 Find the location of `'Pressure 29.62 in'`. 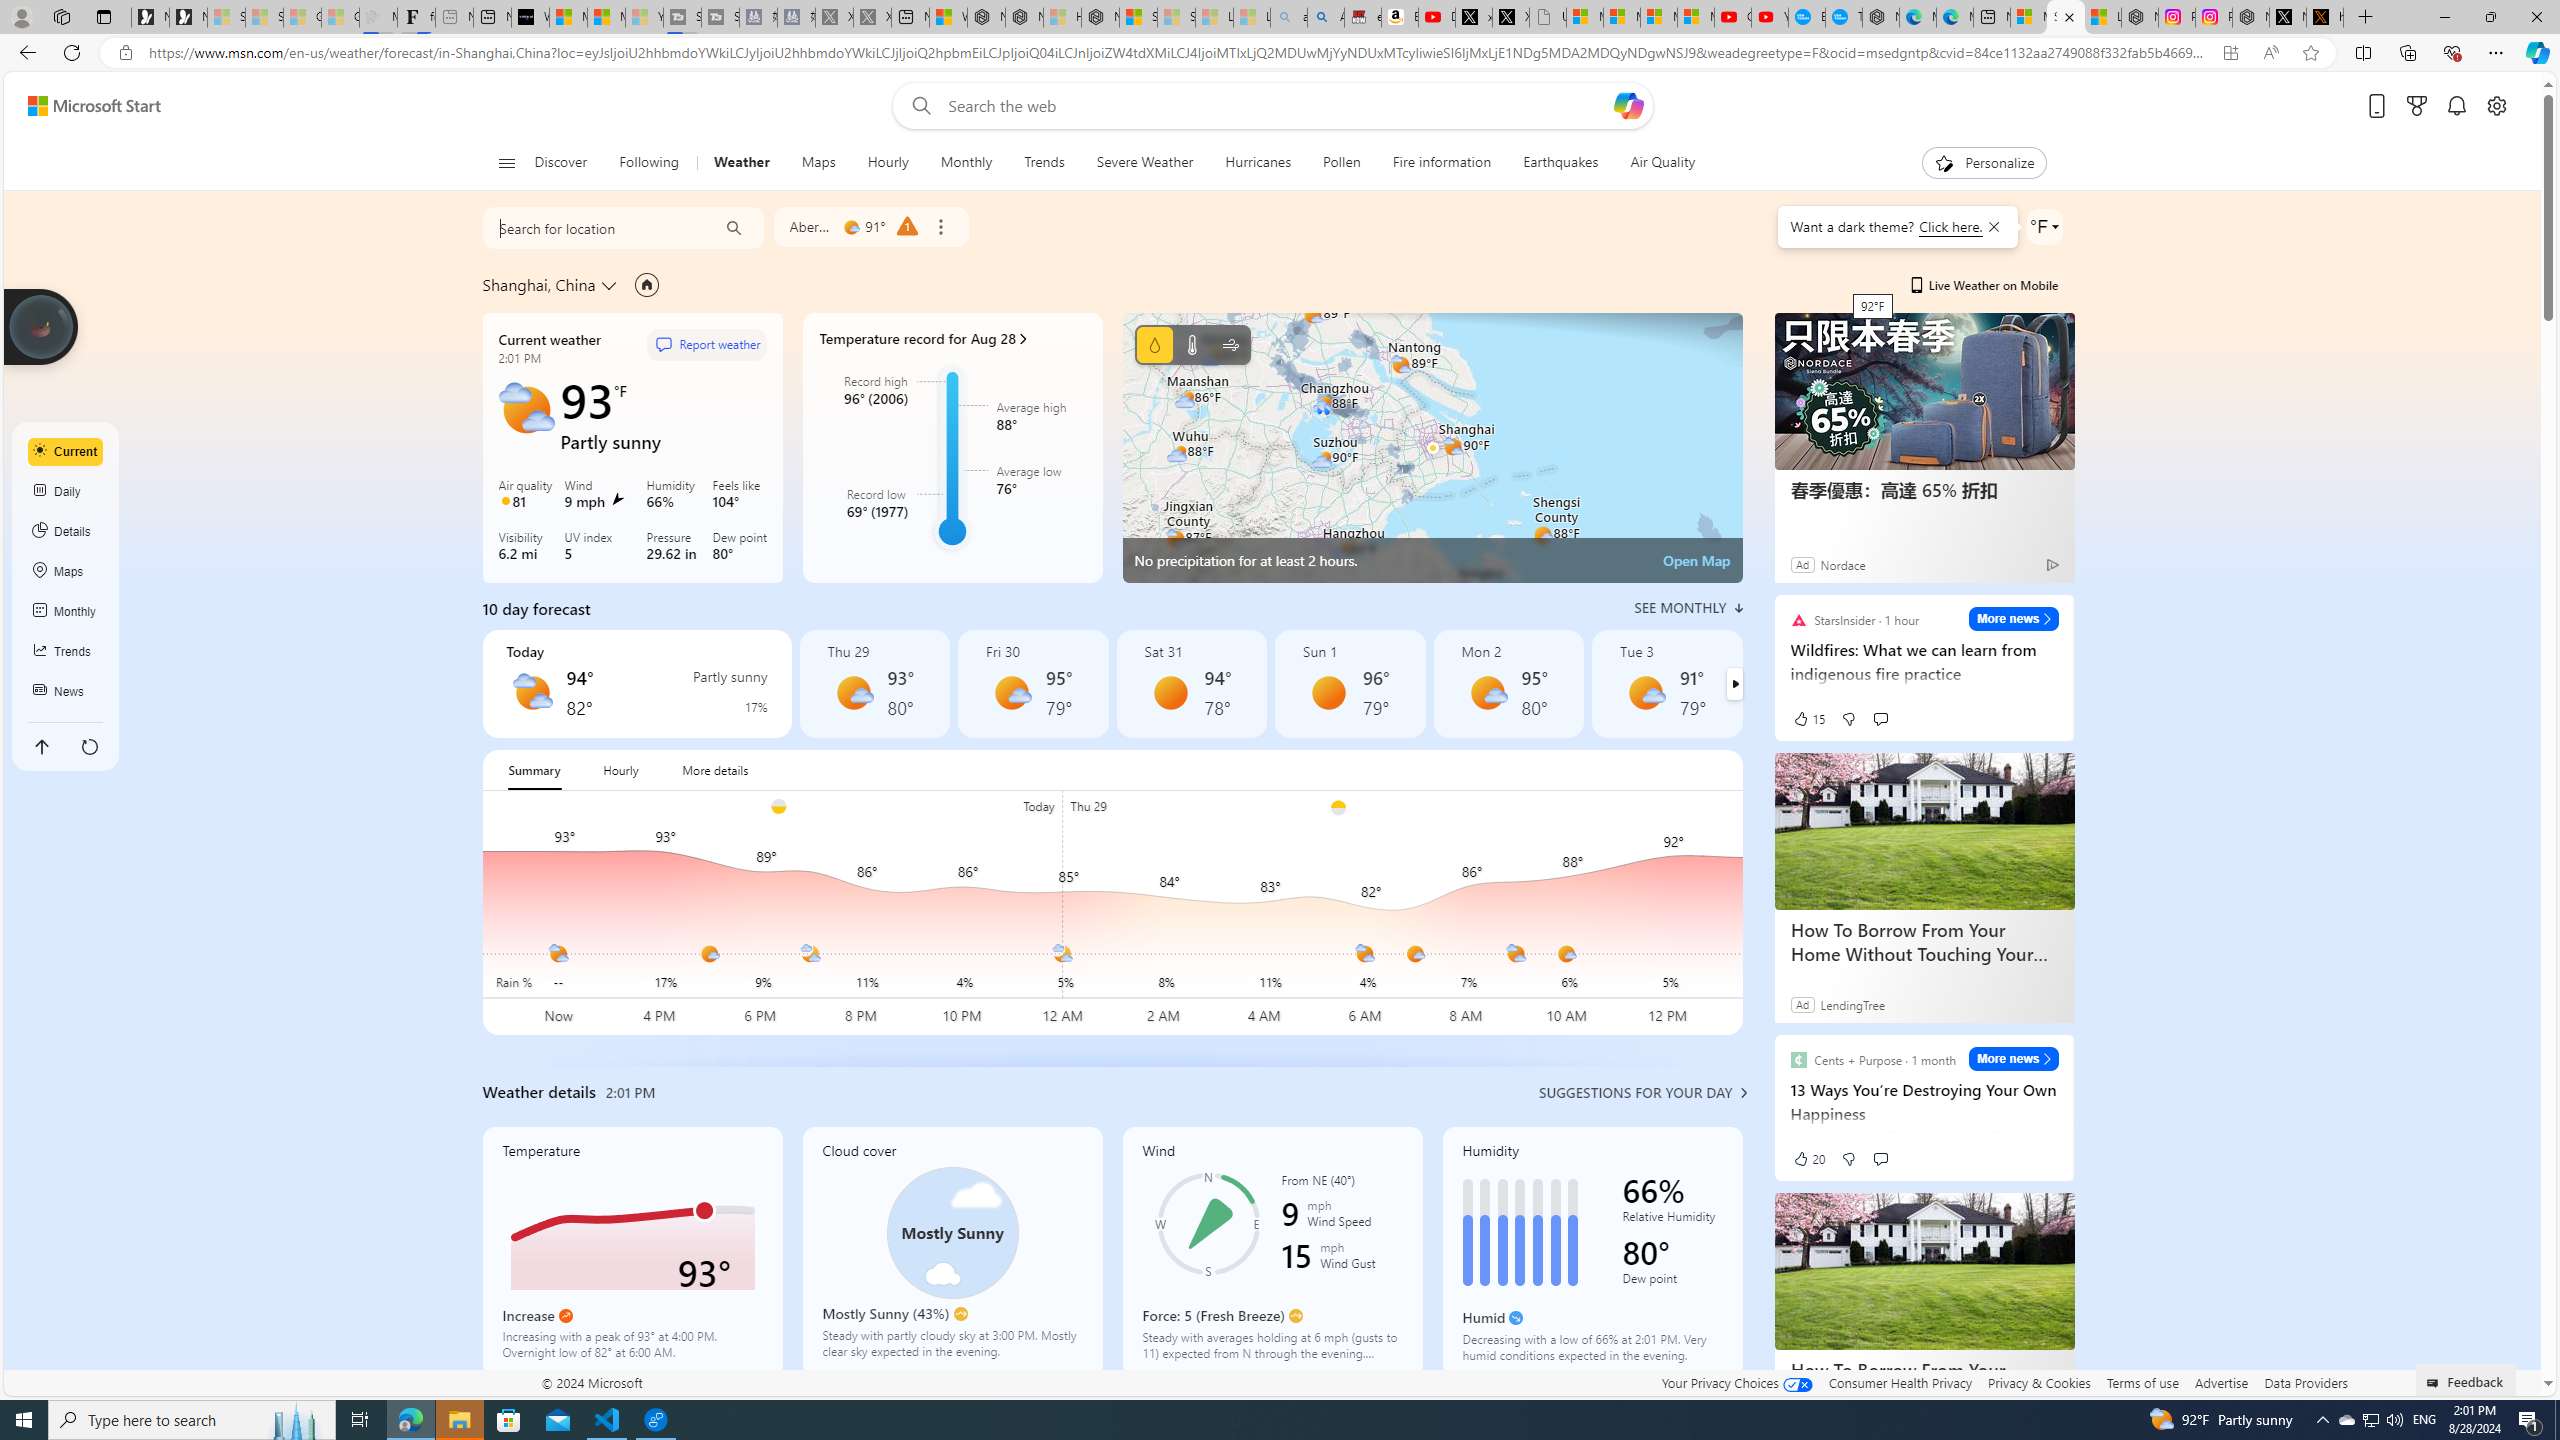

'Pressure 29.62 in' is located at coordinates (673, 547).